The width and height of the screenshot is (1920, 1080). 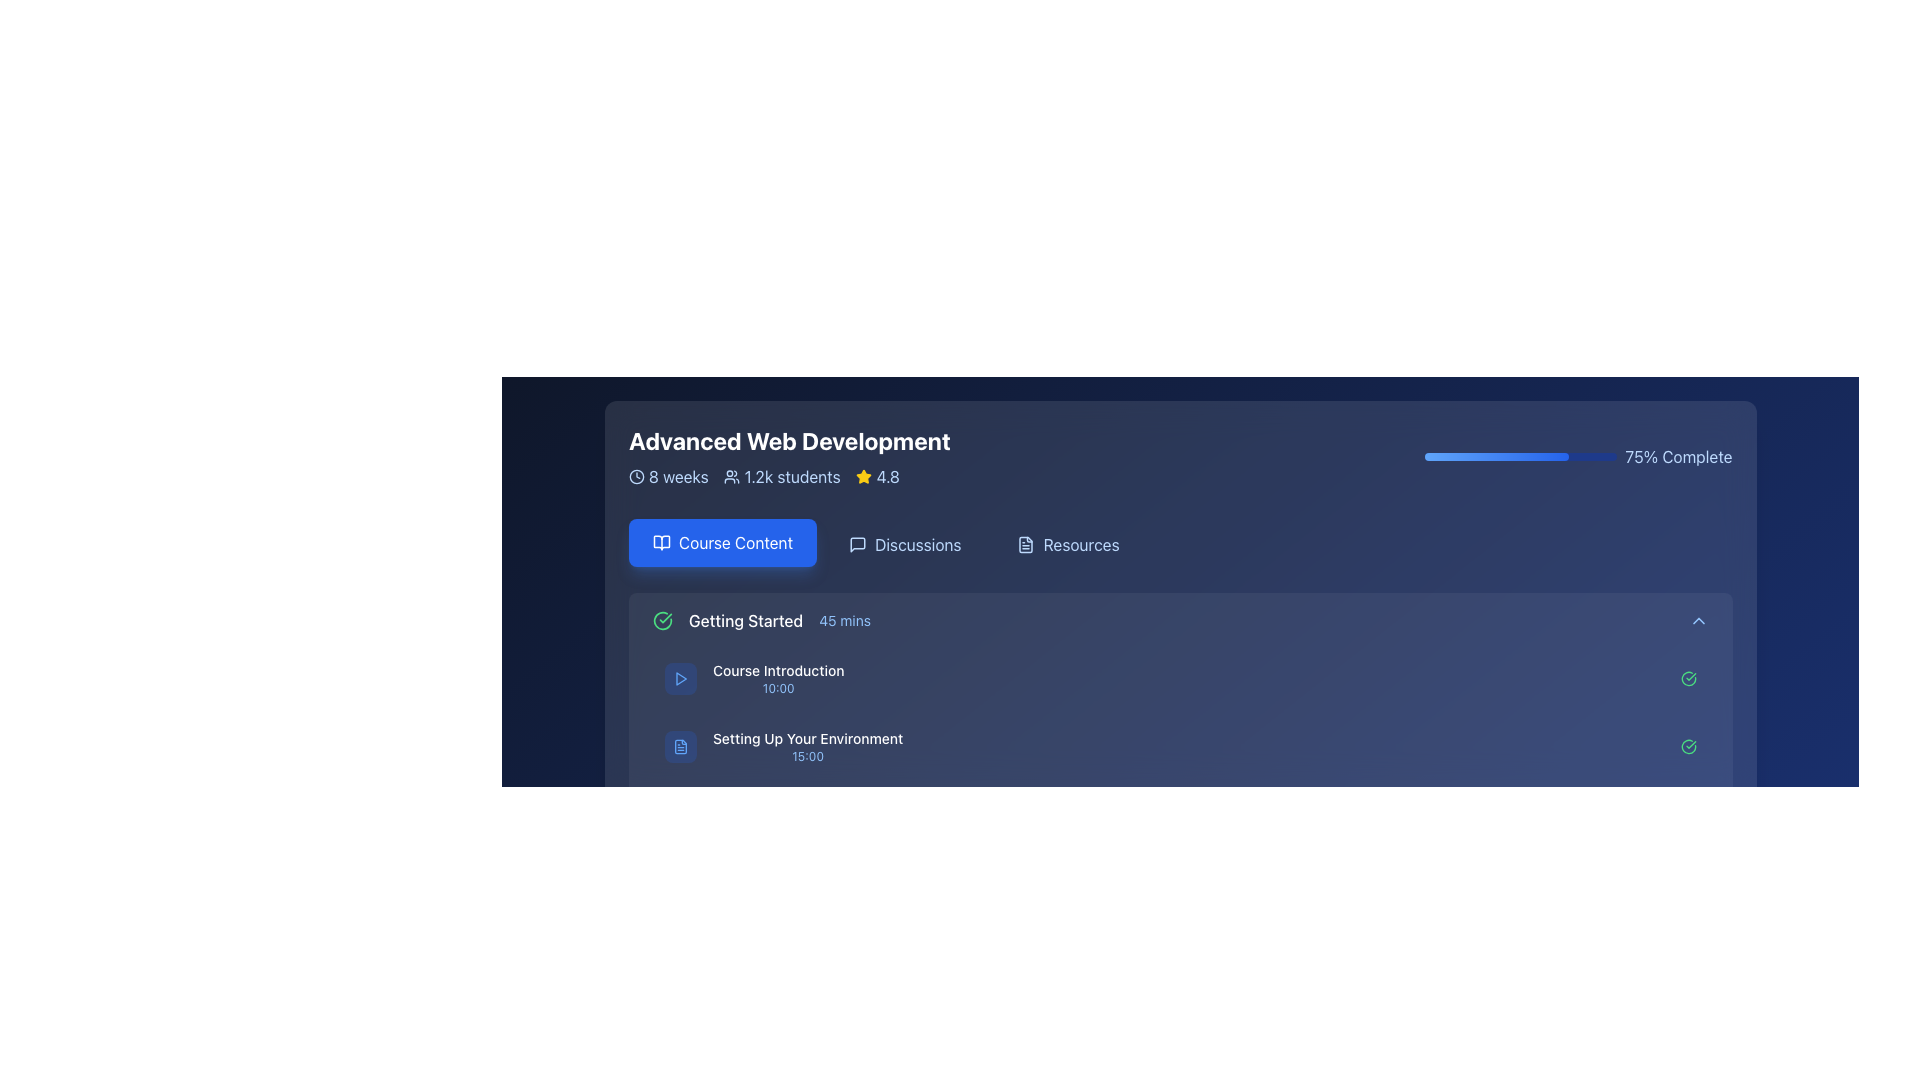 I want to click on label for the course module titled 'Course Introduction' with a duration of '10:00', which is located within a list of course modules and is associated with a play button on the left, so click(x=777, y=677).